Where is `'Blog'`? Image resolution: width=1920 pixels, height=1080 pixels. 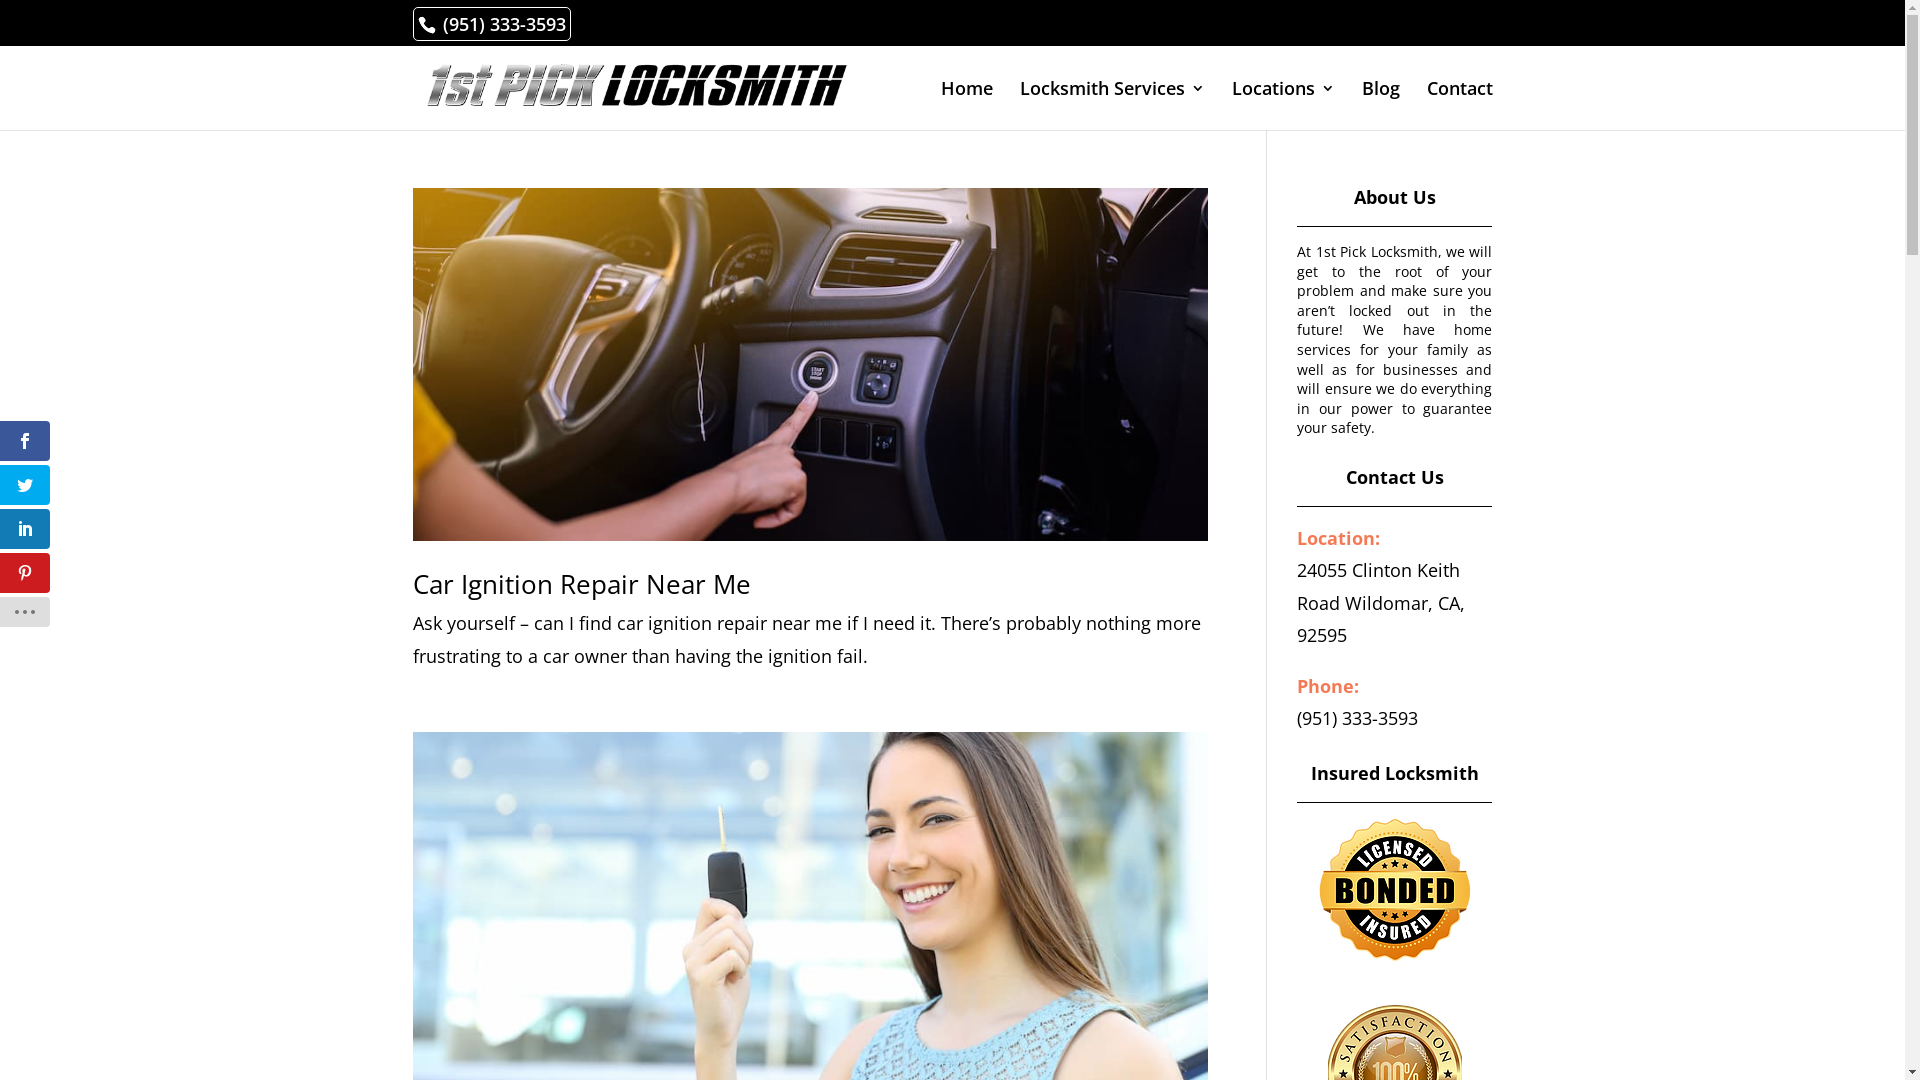
'Blog' is located at coordinates (1380, 105).